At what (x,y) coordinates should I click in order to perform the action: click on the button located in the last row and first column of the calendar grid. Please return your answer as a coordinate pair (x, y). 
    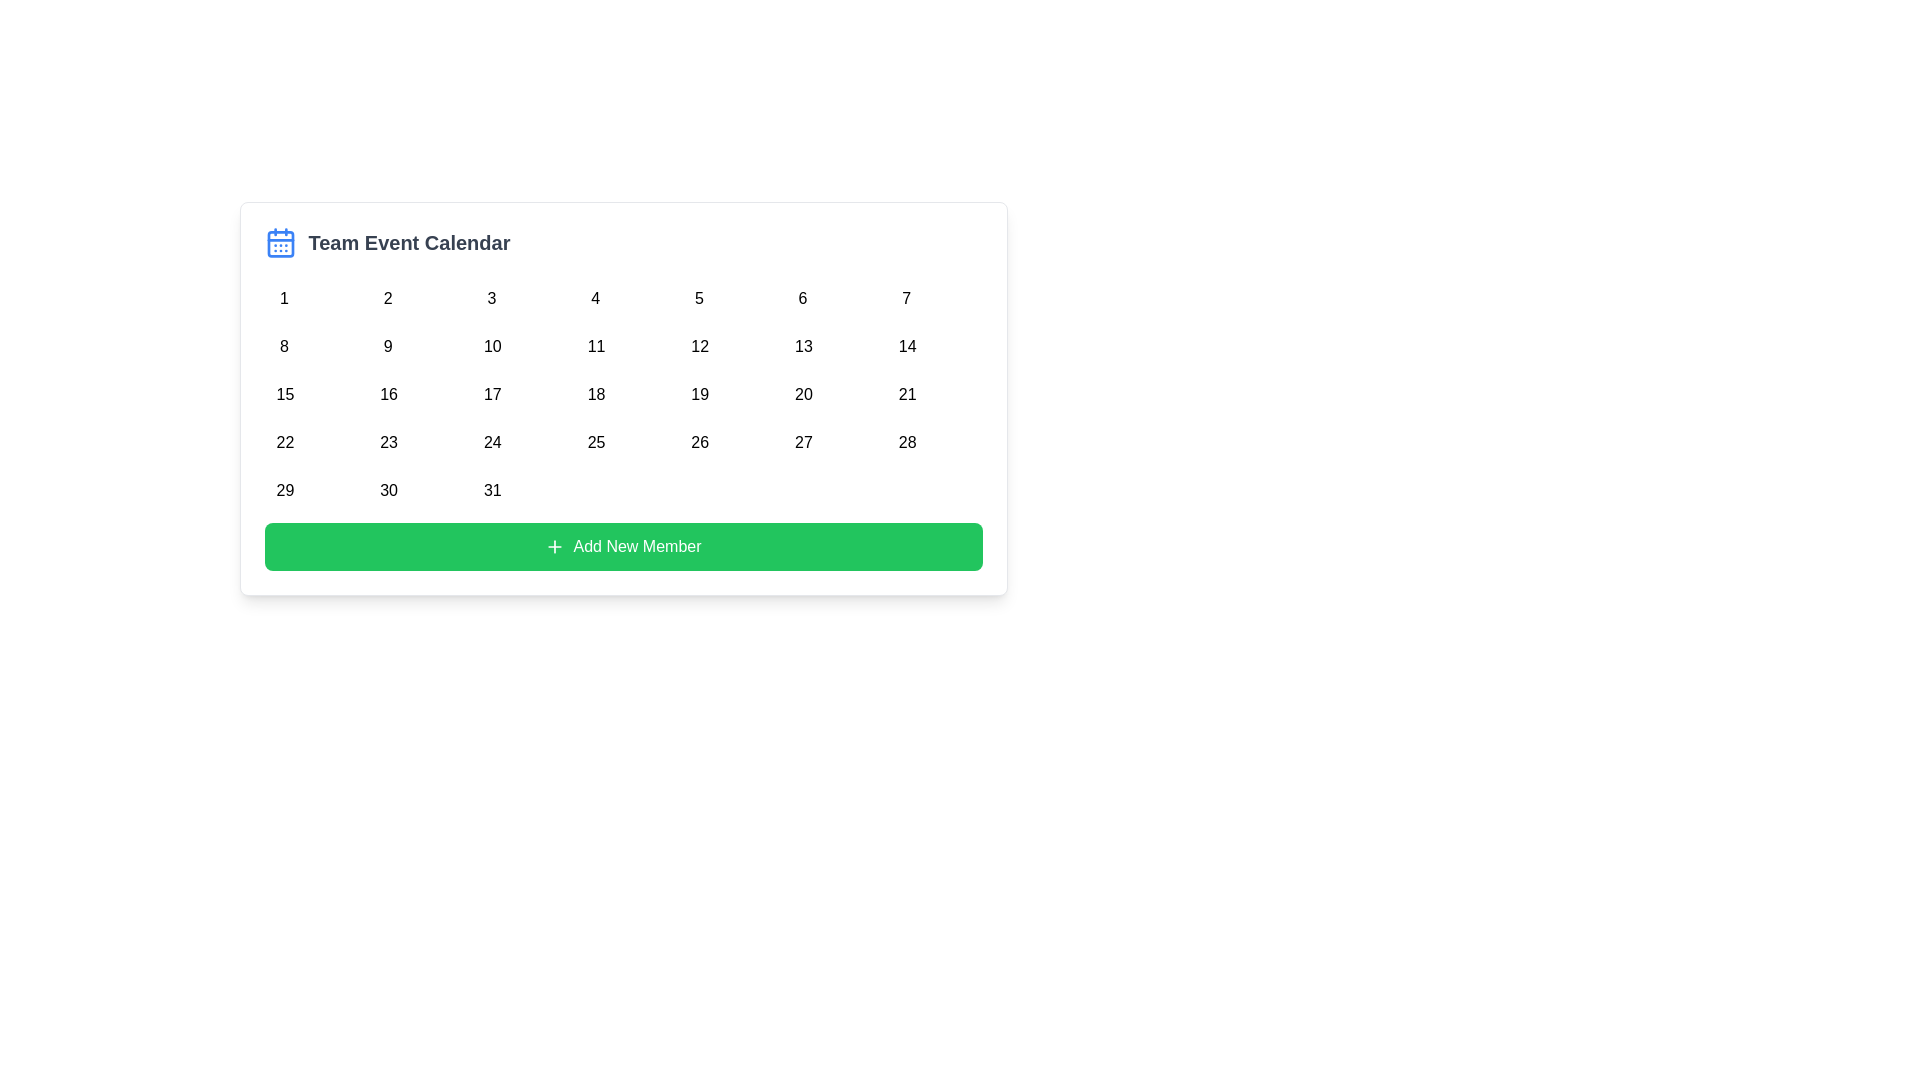
    Looking at the image, I should click on (283, 486).